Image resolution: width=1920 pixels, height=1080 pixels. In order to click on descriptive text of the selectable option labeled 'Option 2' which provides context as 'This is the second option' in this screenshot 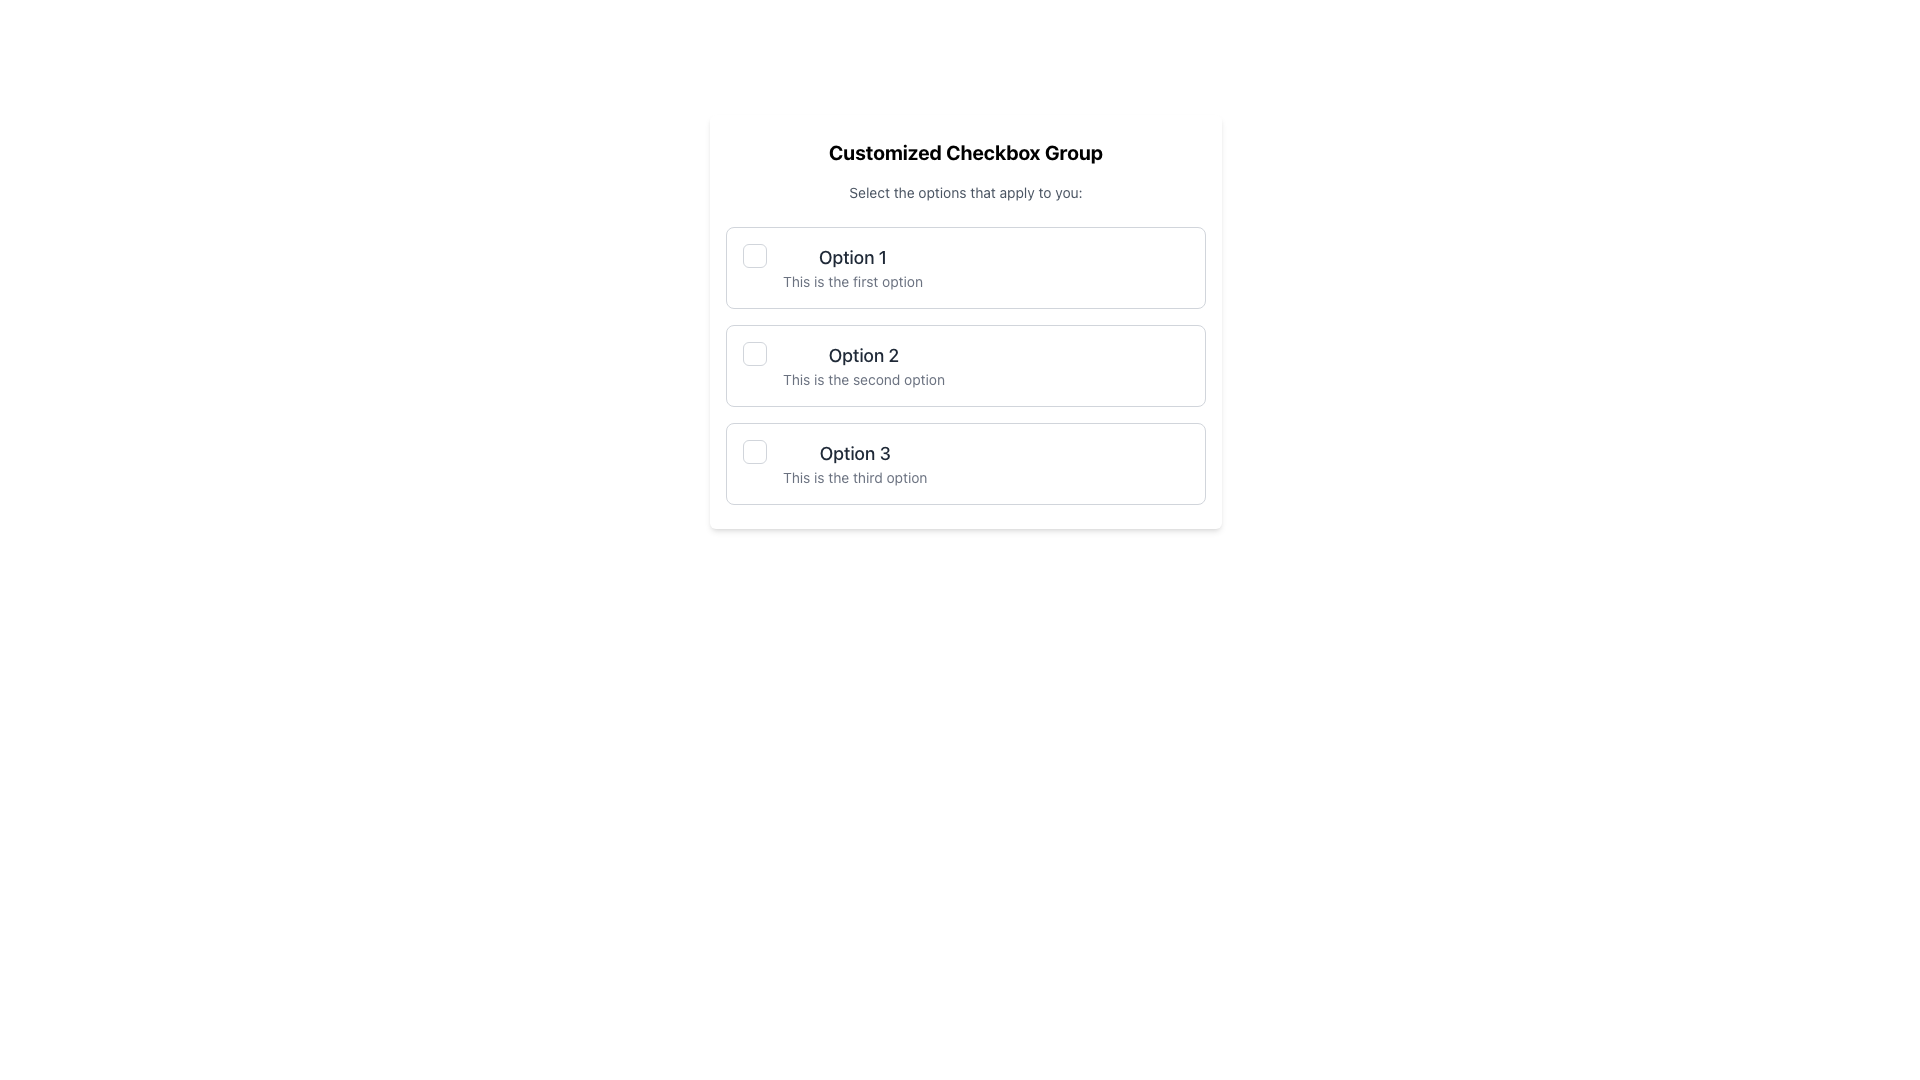, I will do `click(864, 366)`.